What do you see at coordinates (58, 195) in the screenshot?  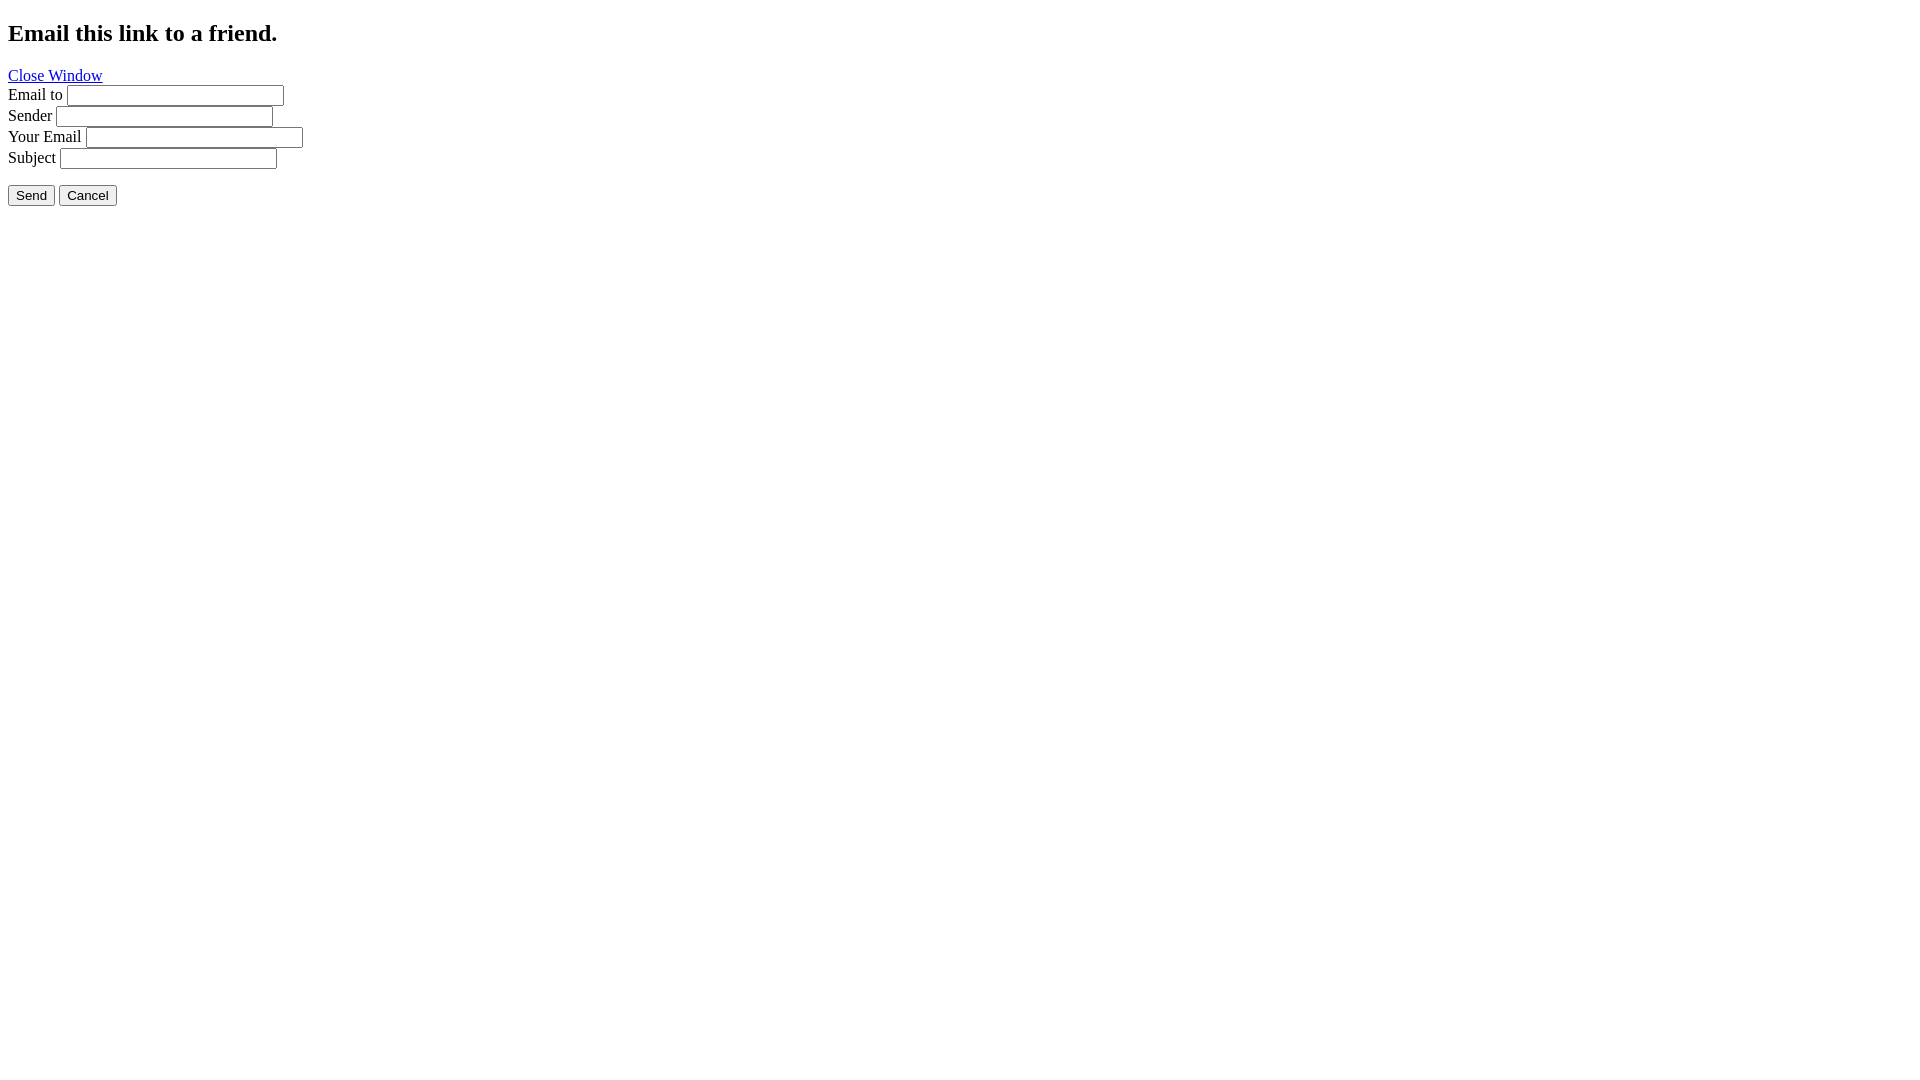 I see `'Cancel'` at bounding box center [58, 195].